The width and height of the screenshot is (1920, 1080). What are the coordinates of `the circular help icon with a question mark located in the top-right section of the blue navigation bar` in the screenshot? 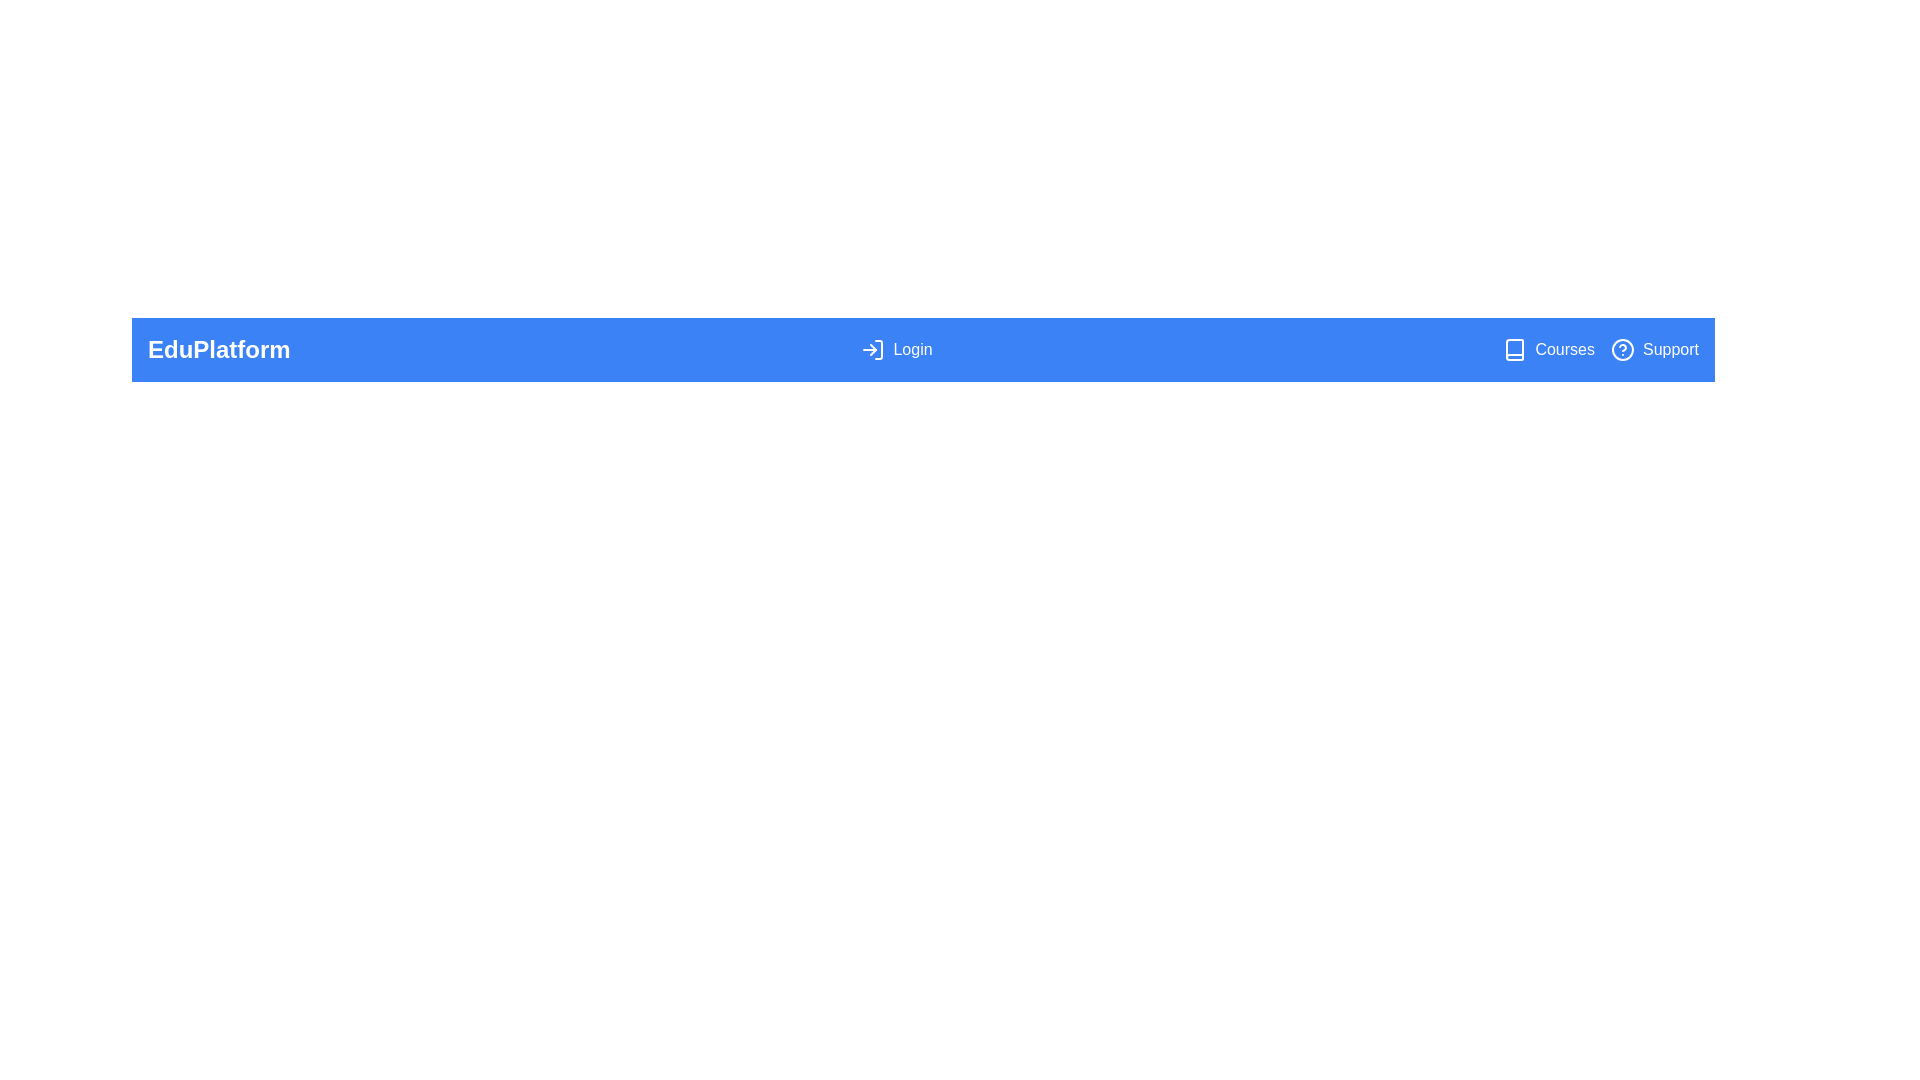 It's located at (1622, 349).